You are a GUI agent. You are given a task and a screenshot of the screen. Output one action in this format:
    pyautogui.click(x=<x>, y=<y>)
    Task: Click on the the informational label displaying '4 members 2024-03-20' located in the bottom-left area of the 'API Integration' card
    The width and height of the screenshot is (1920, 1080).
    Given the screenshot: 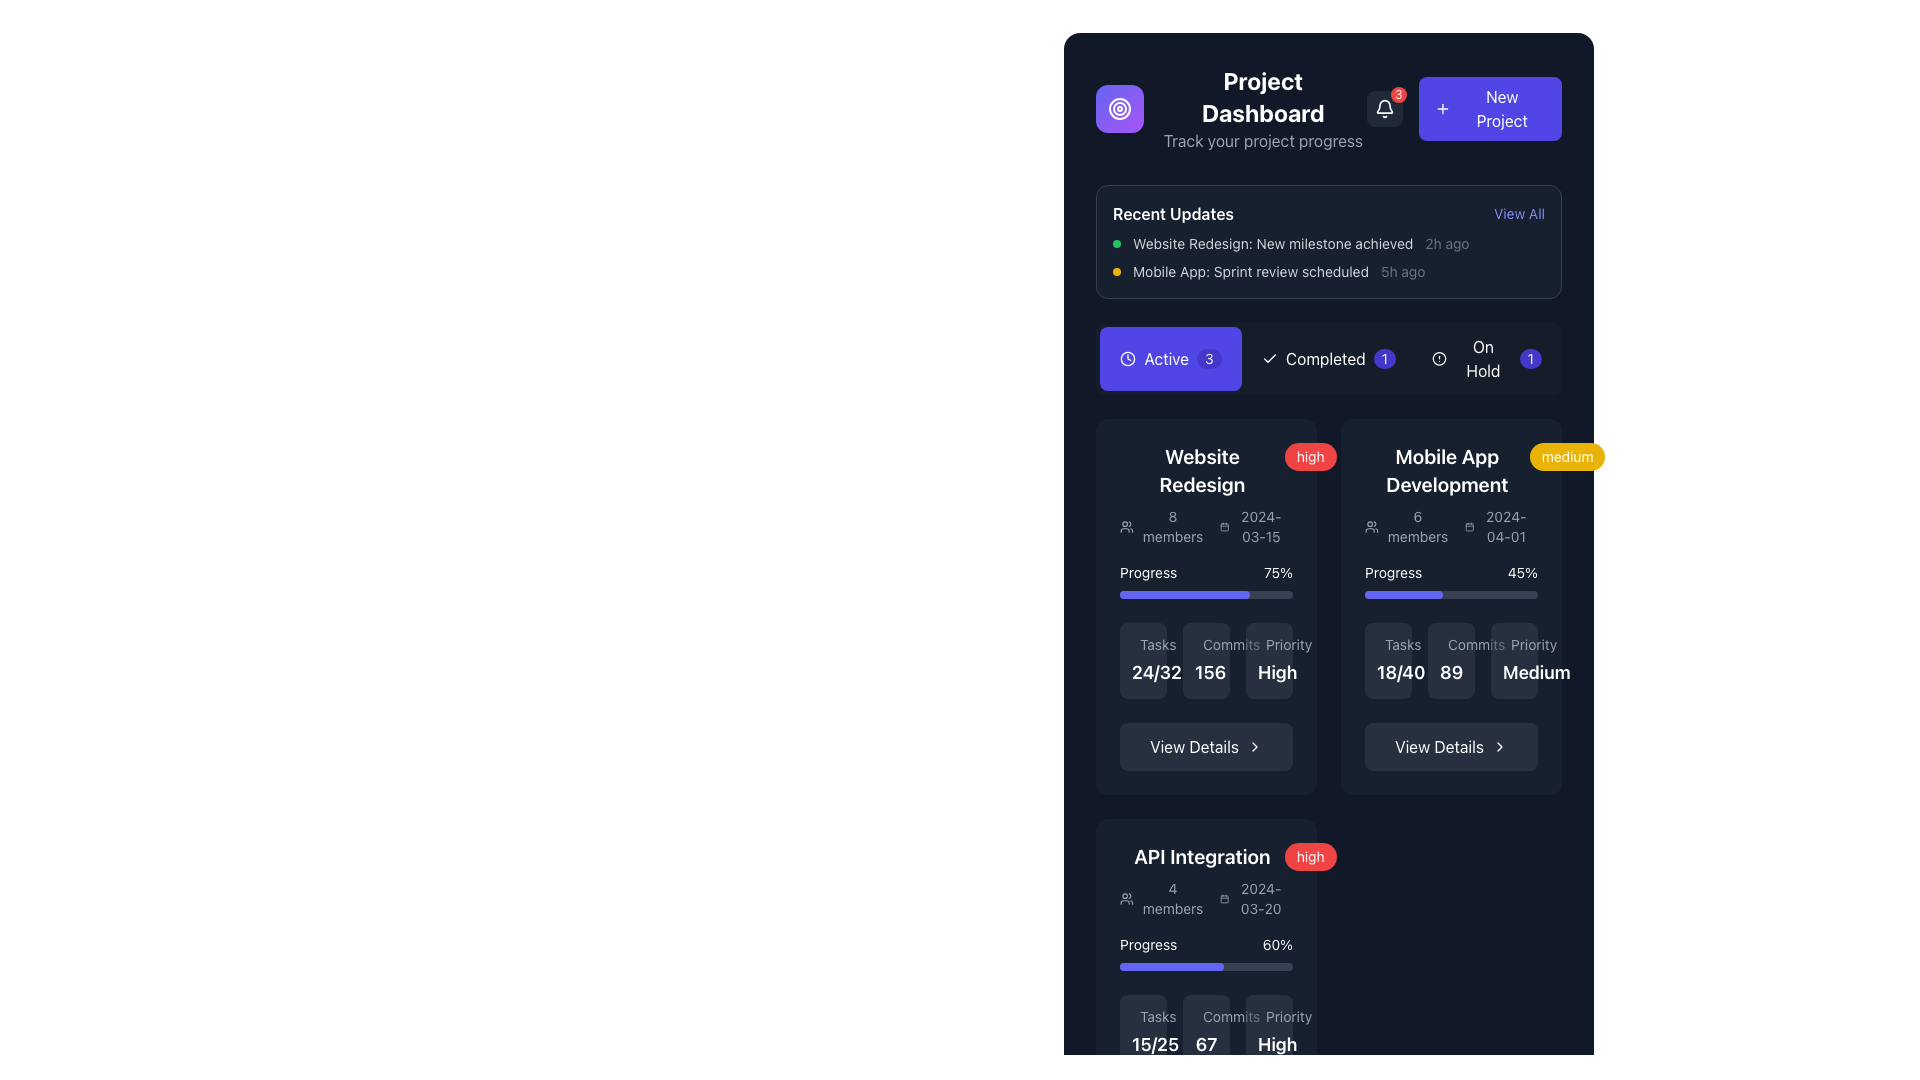 What is the action you would take?
    pyautogui.click(x=1201, y=897)
    